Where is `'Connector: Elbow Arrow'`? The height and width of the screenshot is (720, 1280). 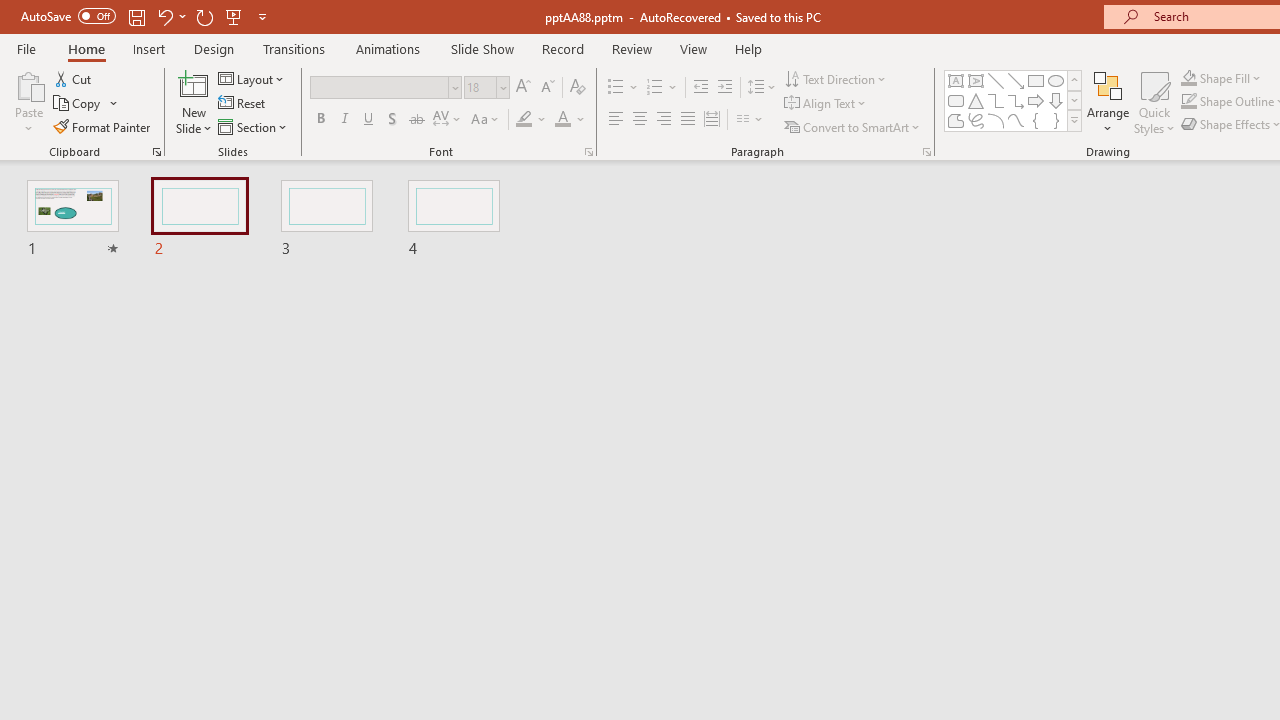
'Connector: Elbow Arrow' is located at coordinates (1016, 100).